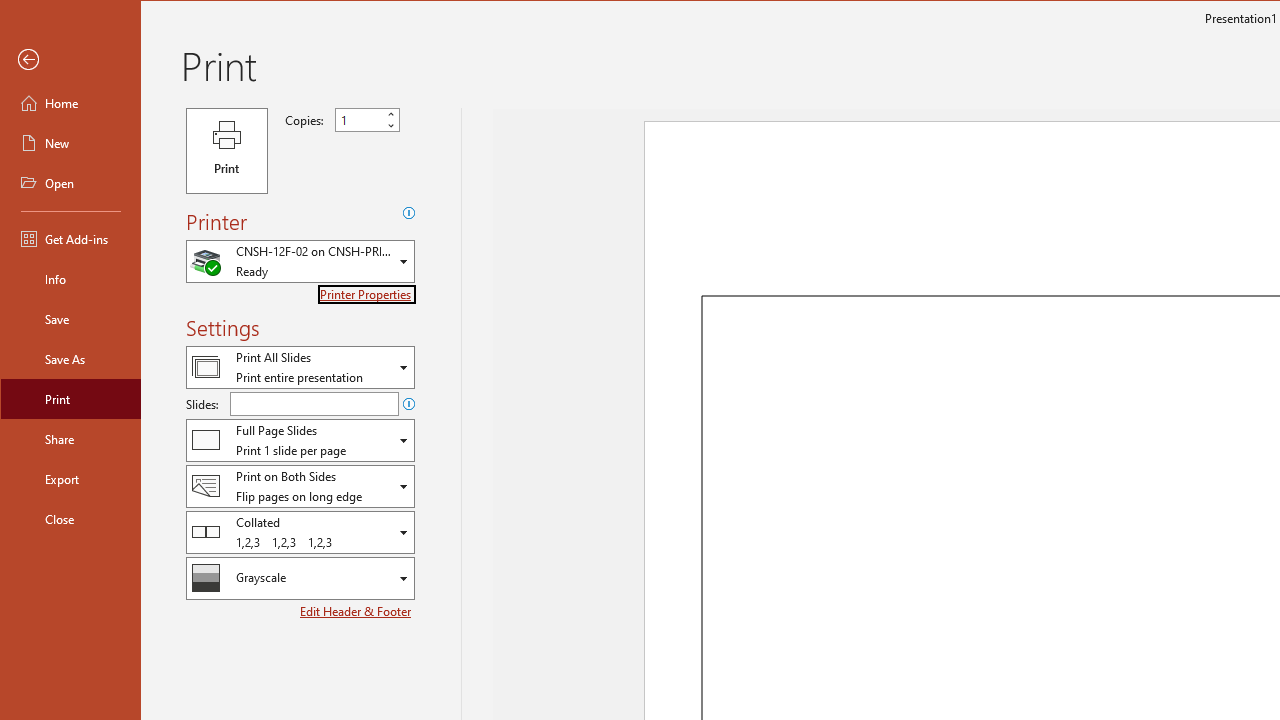  Describe the element at coordinates (71, 279) in the screenshot. I see `'Info'` at that location.